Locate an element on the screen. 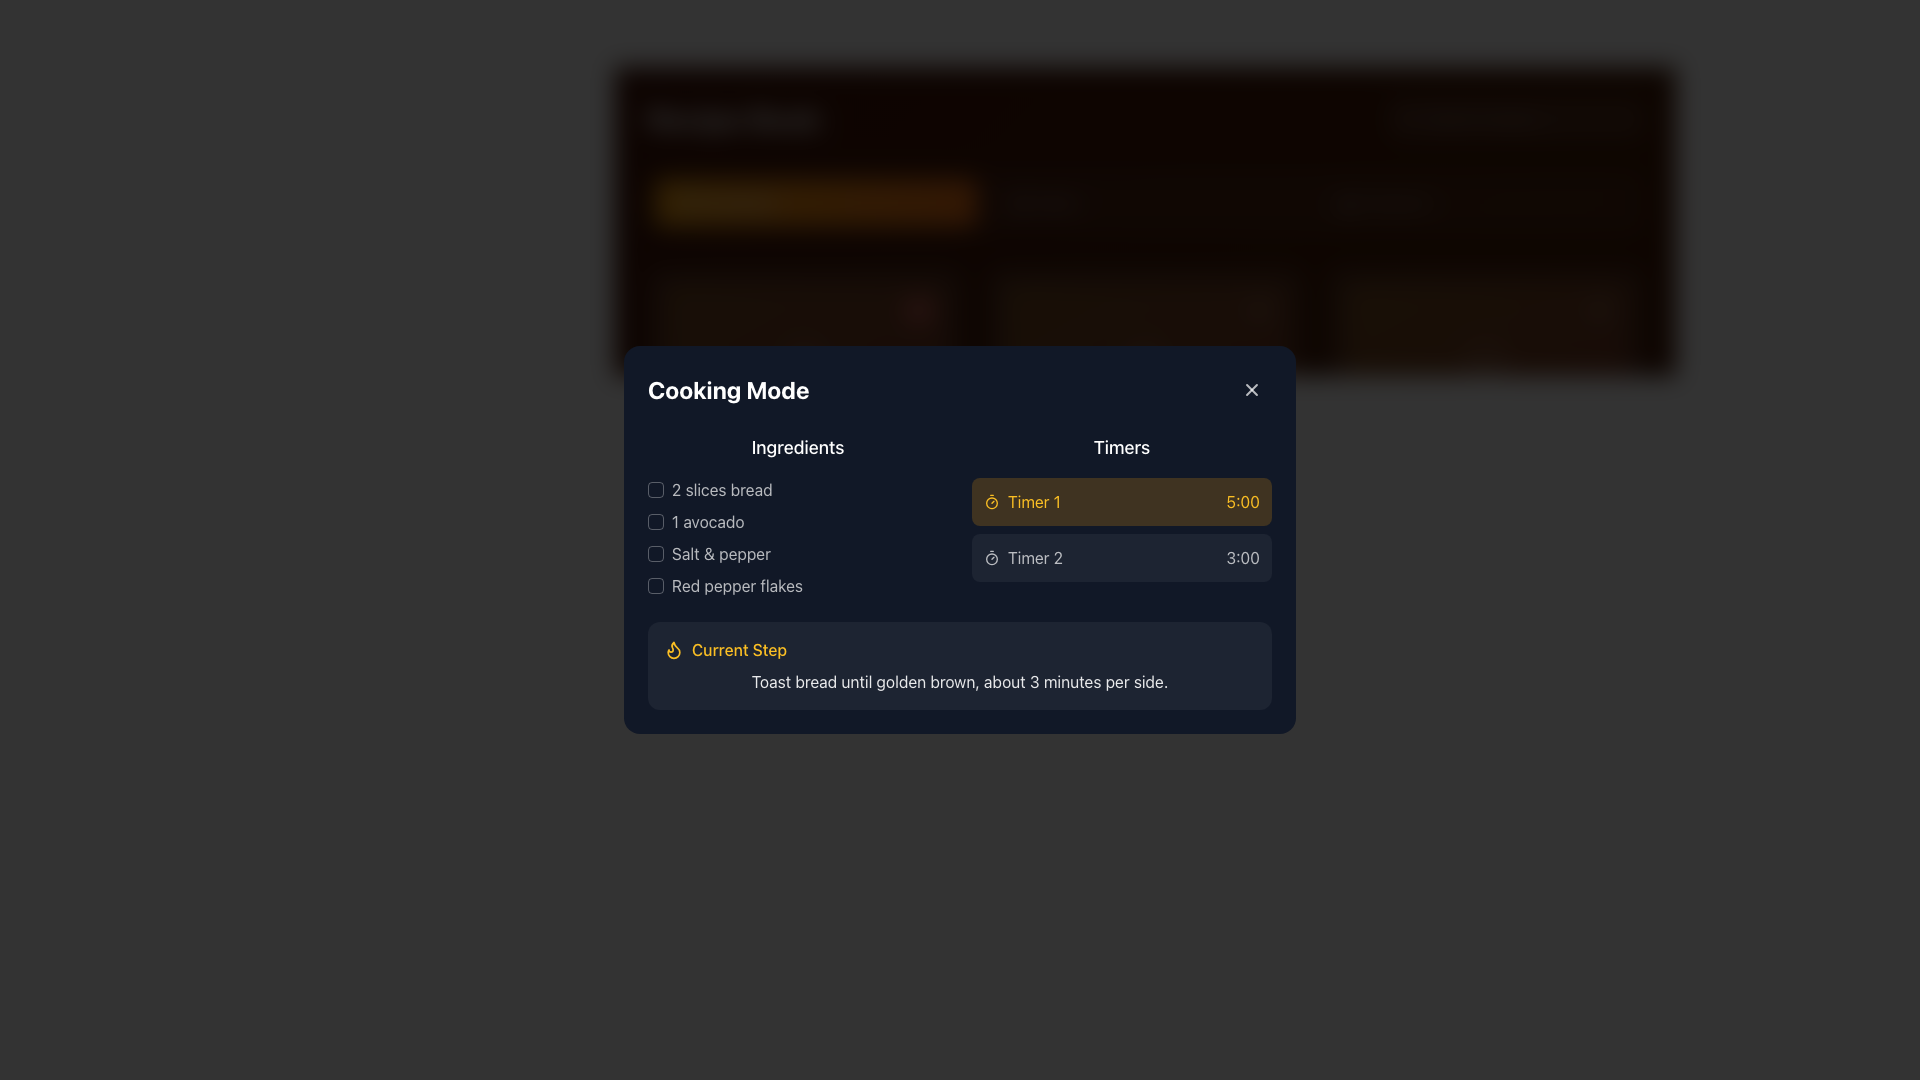 The image size is (1920, 1080). the central horizontal line of the rotated plus sign icon located in the top-right corner of the modal dialog box, close to the 'Cooking Mode' header is located at coordinates (1251, 389).